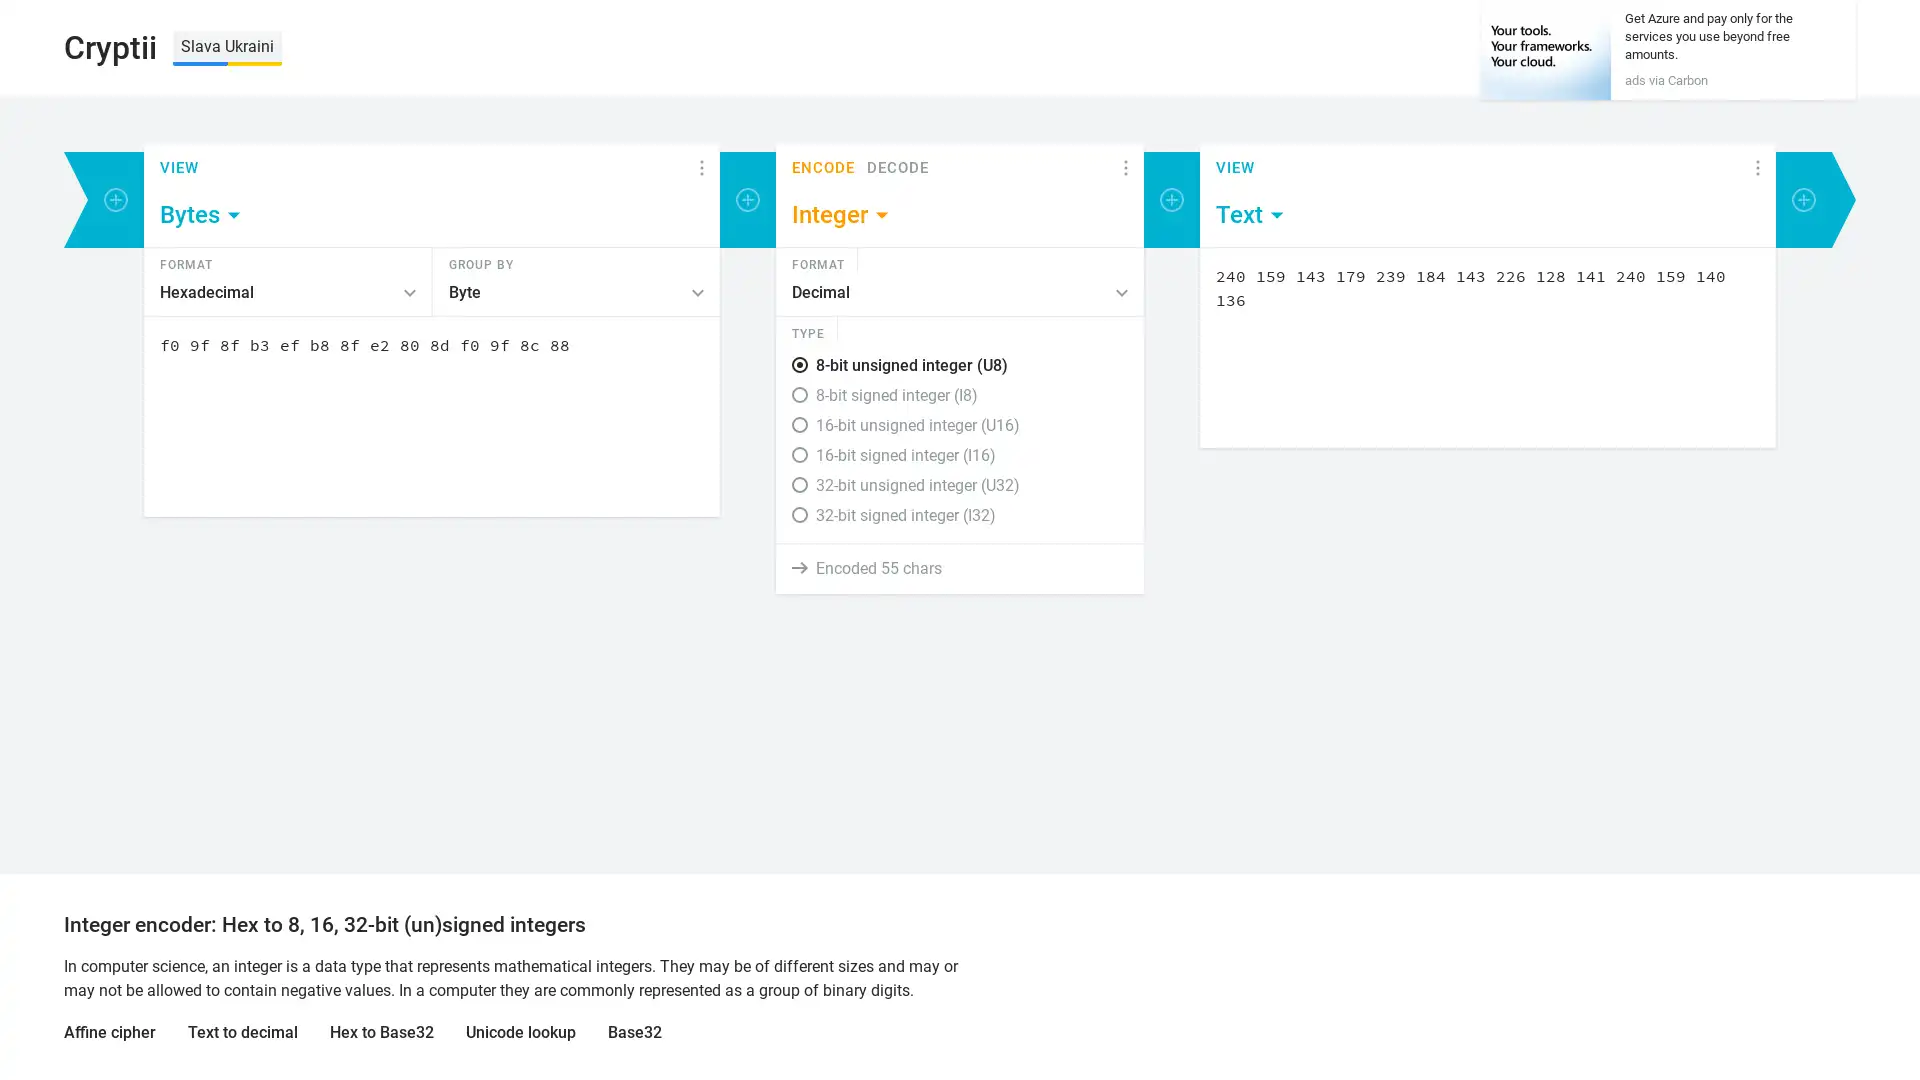 Image resolution: width=1920 pixels, height=1080 pixels. I want to click on Add encoder or viewer, so click(1804, 200).